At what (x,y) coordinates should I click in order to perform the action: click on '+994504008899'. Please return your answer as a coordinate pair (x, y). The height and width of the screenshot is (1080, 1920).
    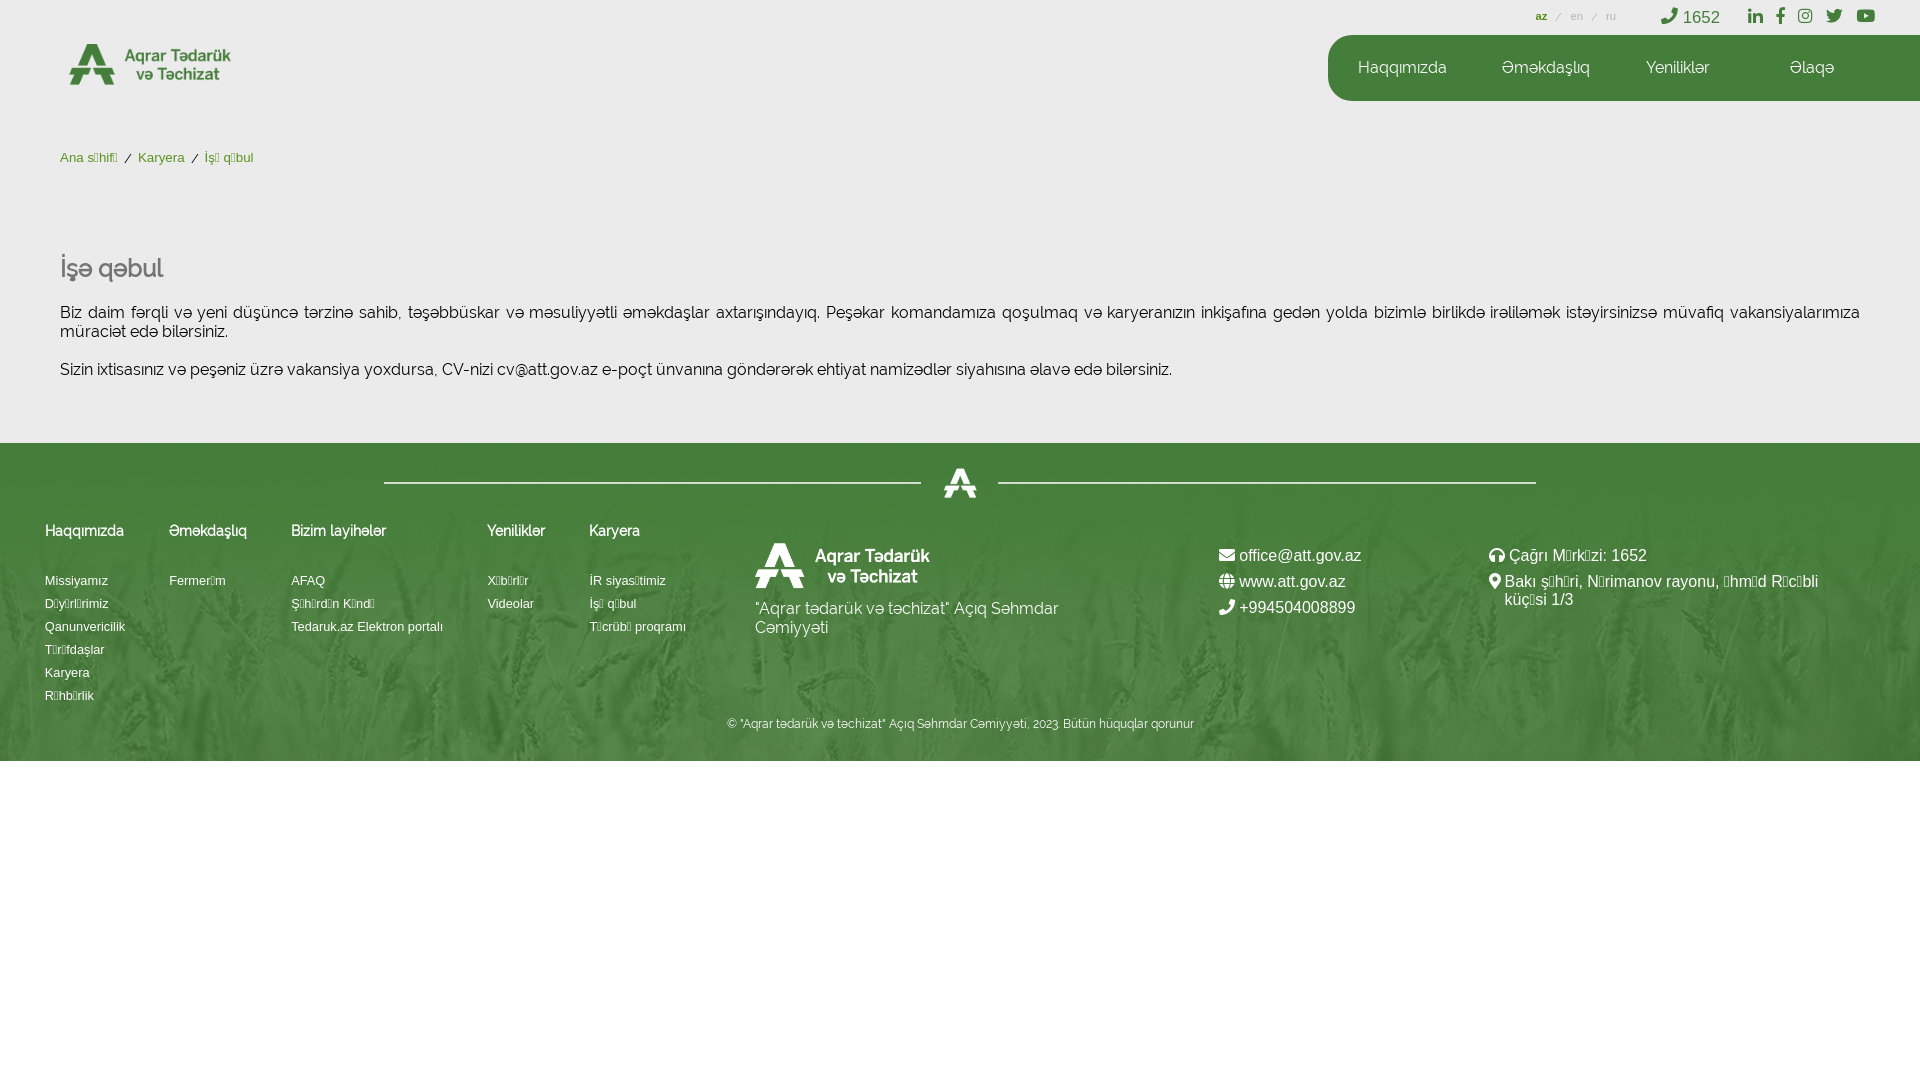
    Looking at the image, I should click on (1287, 607).